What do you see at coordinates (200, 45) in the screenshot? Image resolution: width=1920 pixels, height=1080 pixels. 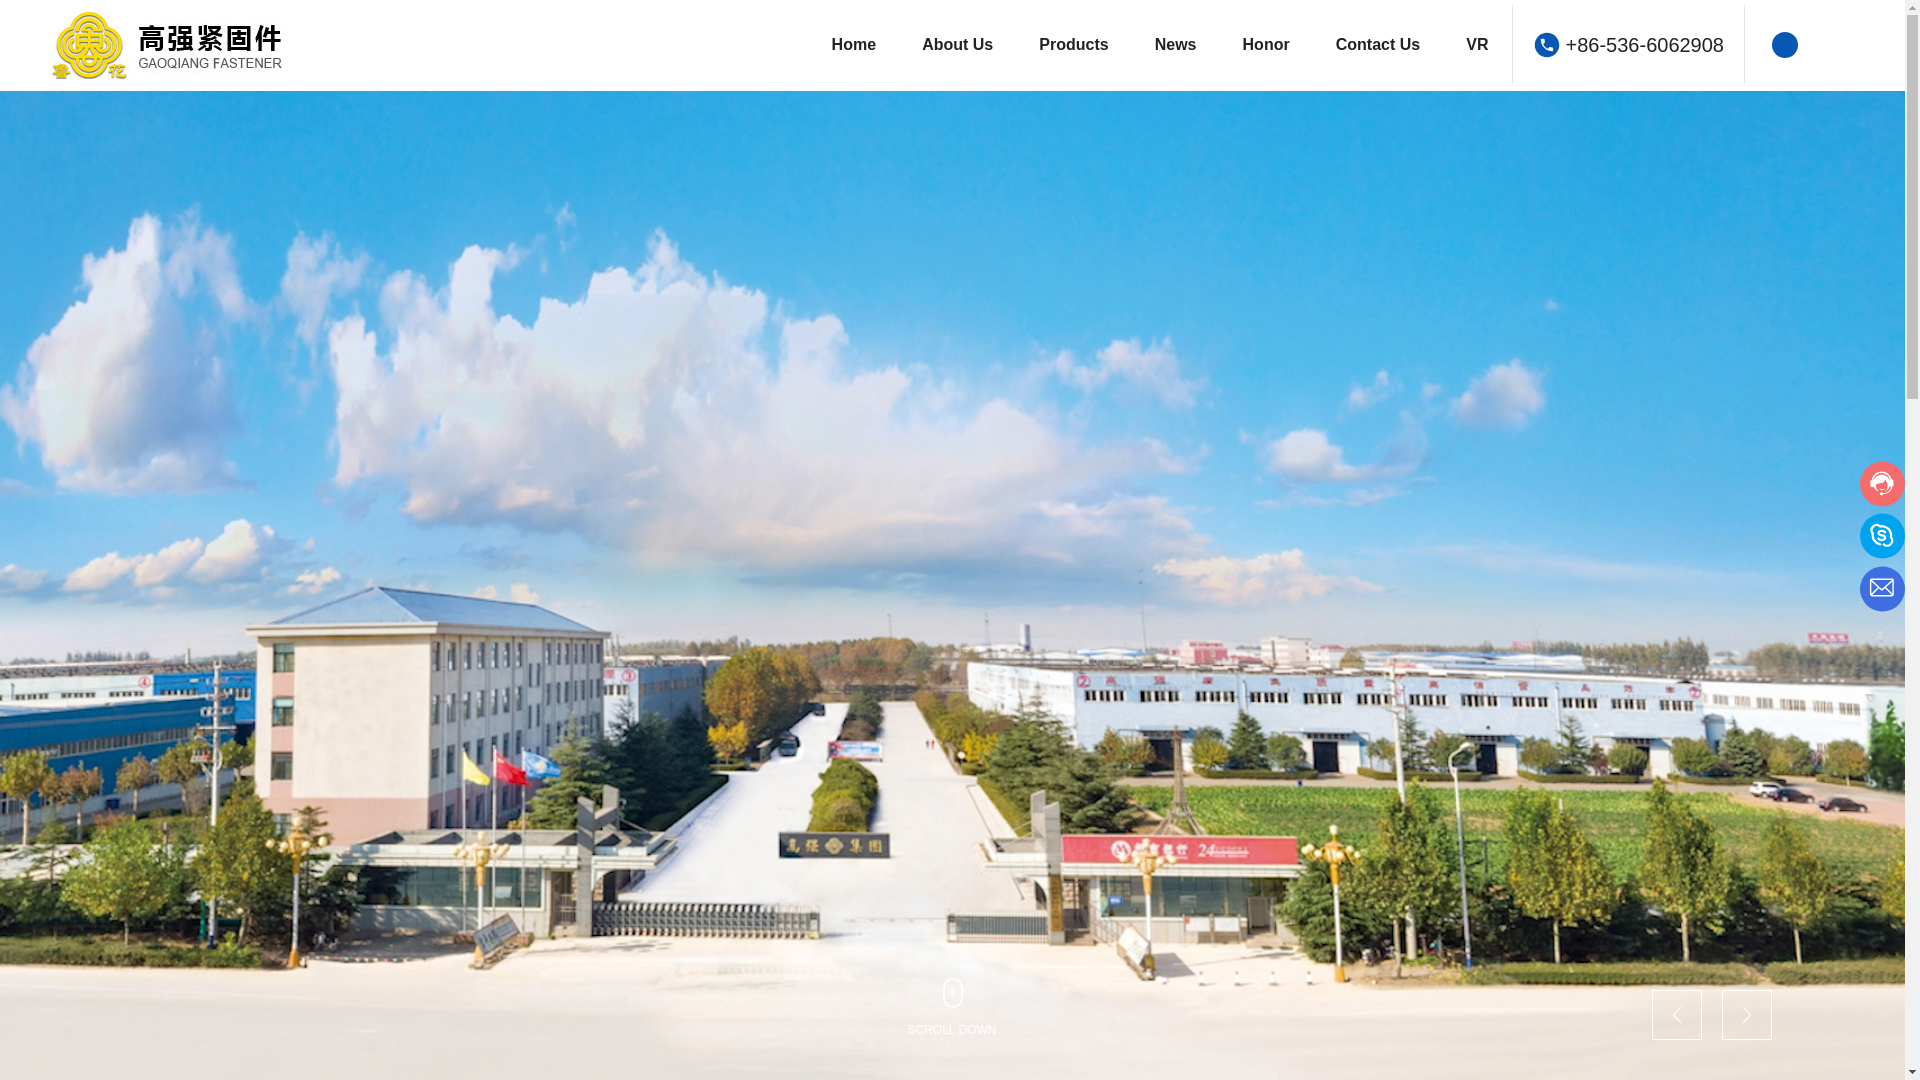 I see `'	Shandong Gaoqiang Fastener Co. LTD'` at bounding box center [200, 45].